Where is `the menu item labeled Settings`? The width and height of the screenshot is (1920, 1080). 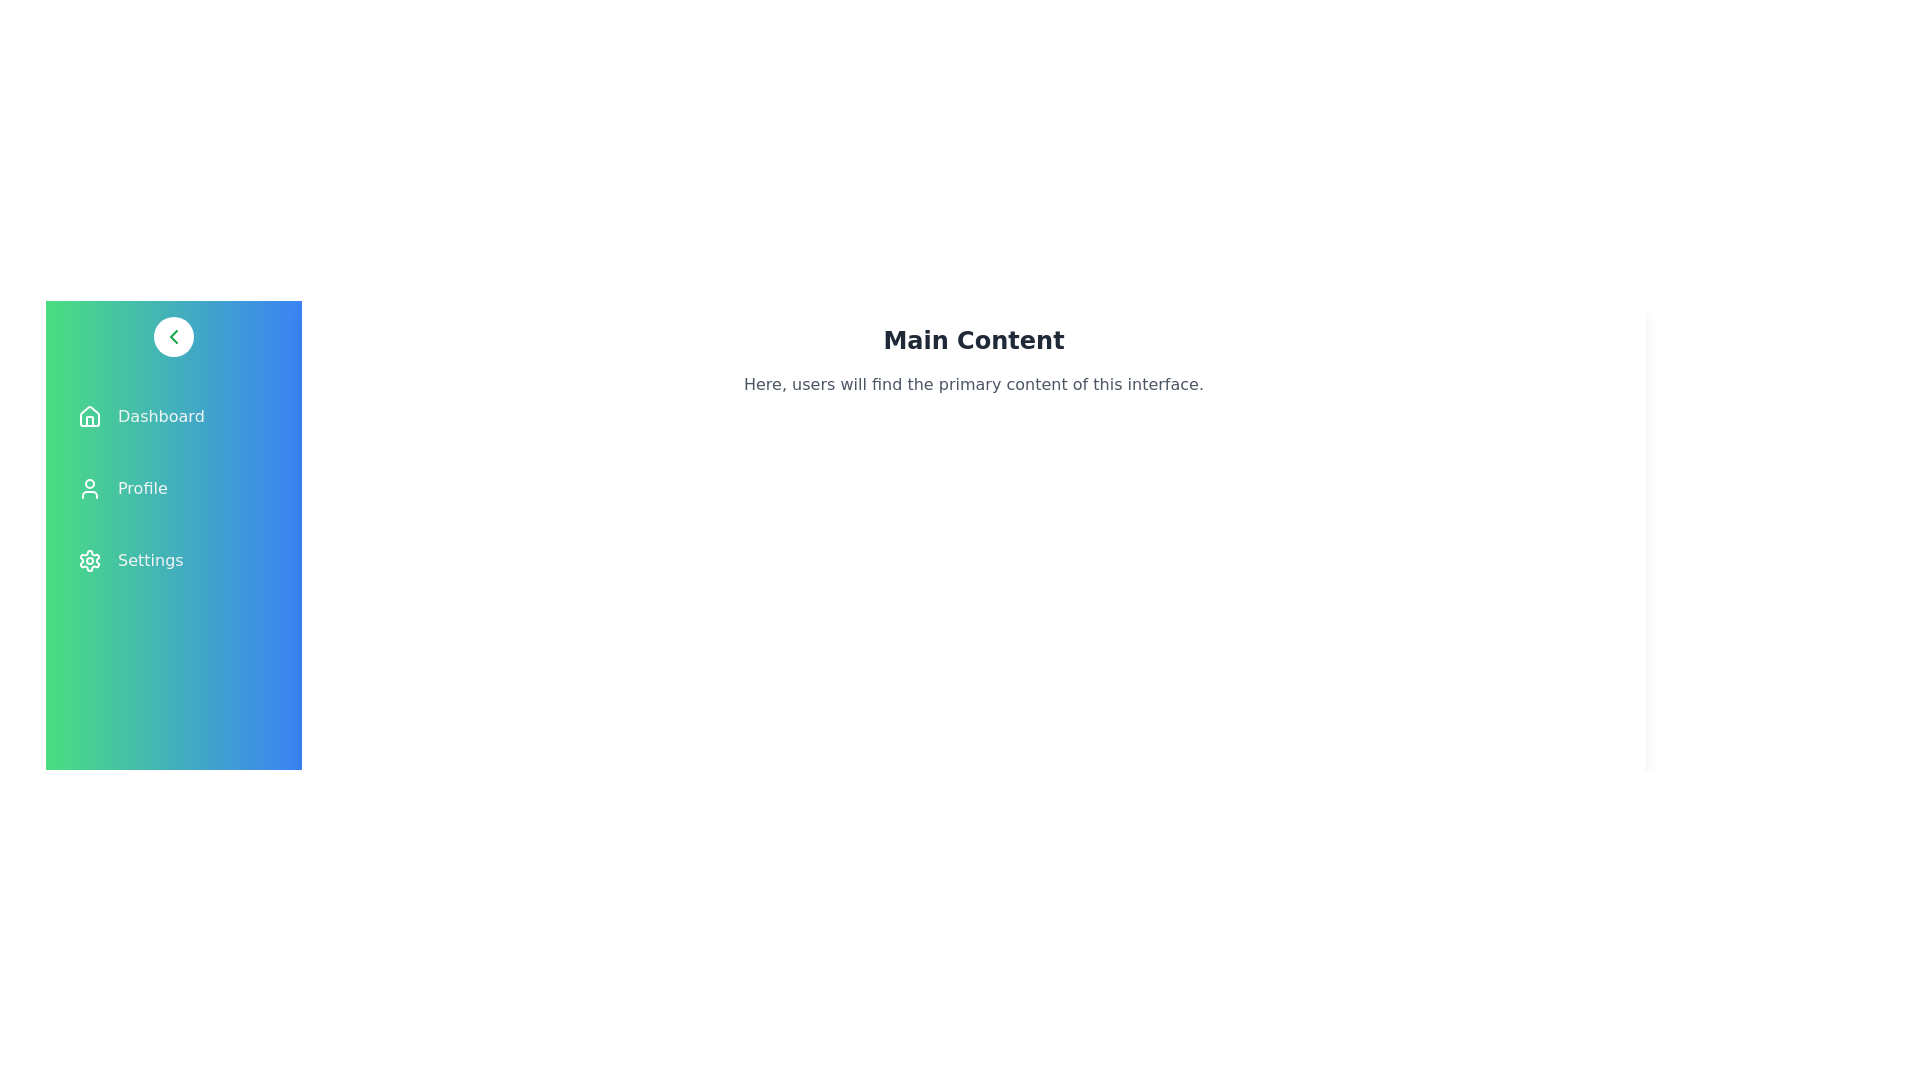
the menu item labeled Settings is located at coordinates (173, 560).